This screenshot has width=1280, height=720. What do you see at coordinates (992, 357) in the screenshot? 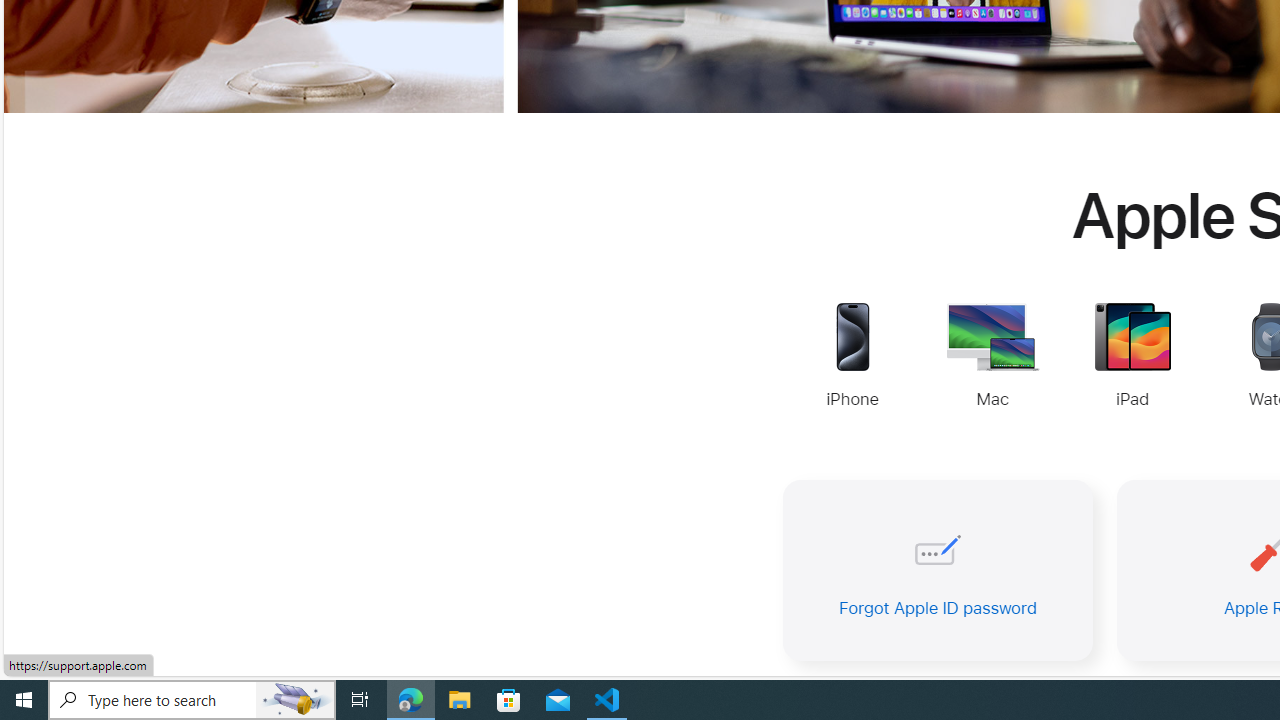
I see `'Mac Support'` at bounding box center [992, 357].